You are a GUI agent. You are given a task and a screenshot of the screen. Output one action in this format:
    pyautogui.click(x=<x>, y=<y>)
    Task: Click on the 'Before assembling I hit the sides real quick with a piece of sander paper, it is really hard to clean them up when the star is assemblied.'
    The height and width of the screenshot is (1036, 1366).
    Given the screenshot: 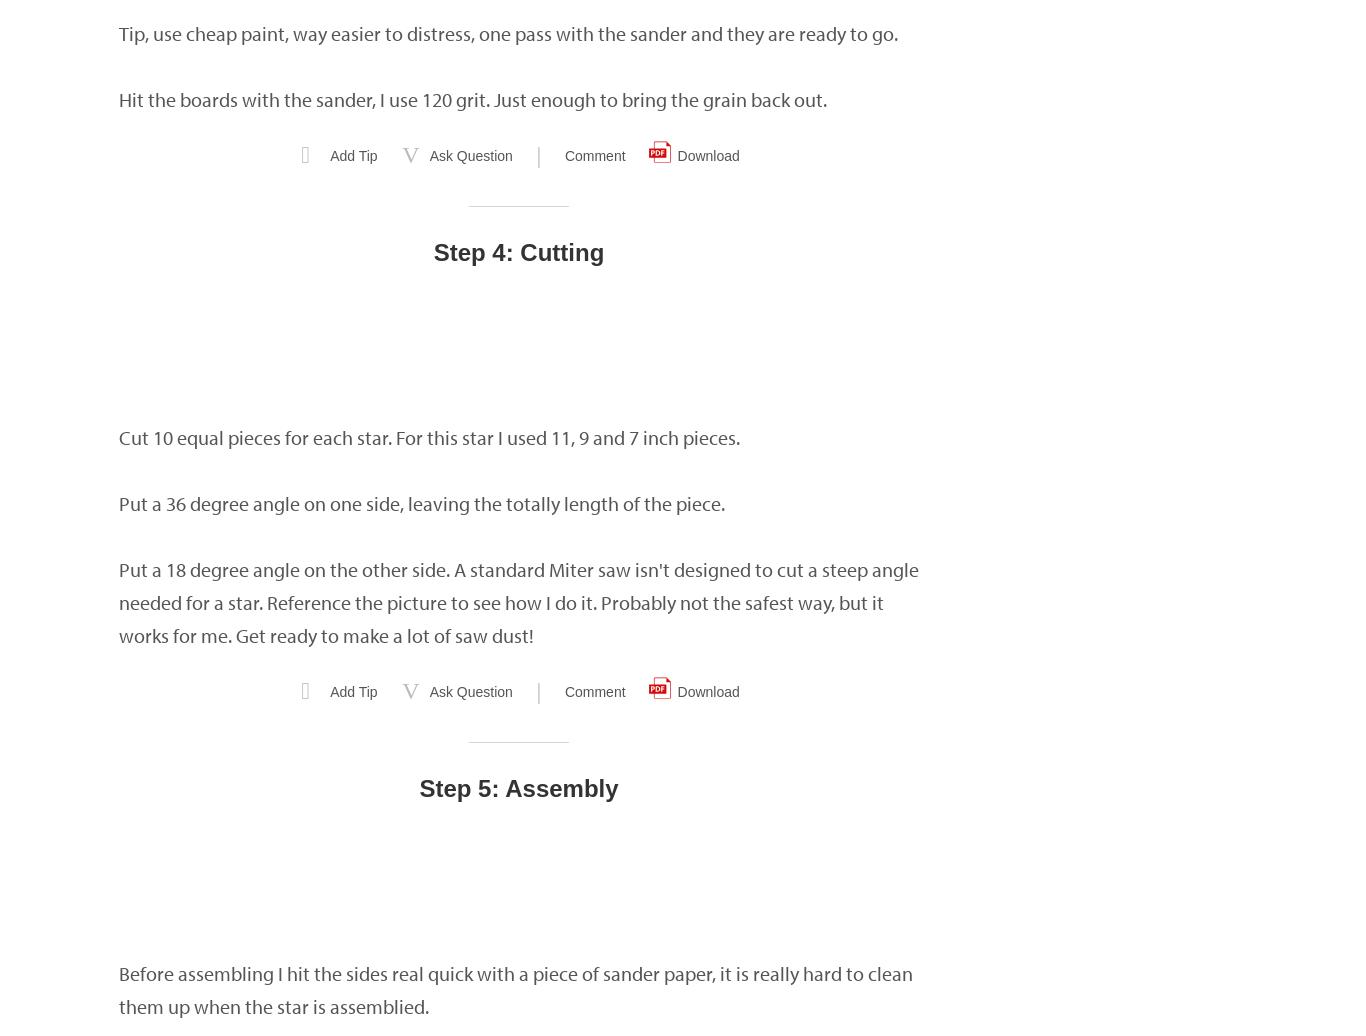 What is the action you would take?
    pyautogui.click(x=117, y=990)
    